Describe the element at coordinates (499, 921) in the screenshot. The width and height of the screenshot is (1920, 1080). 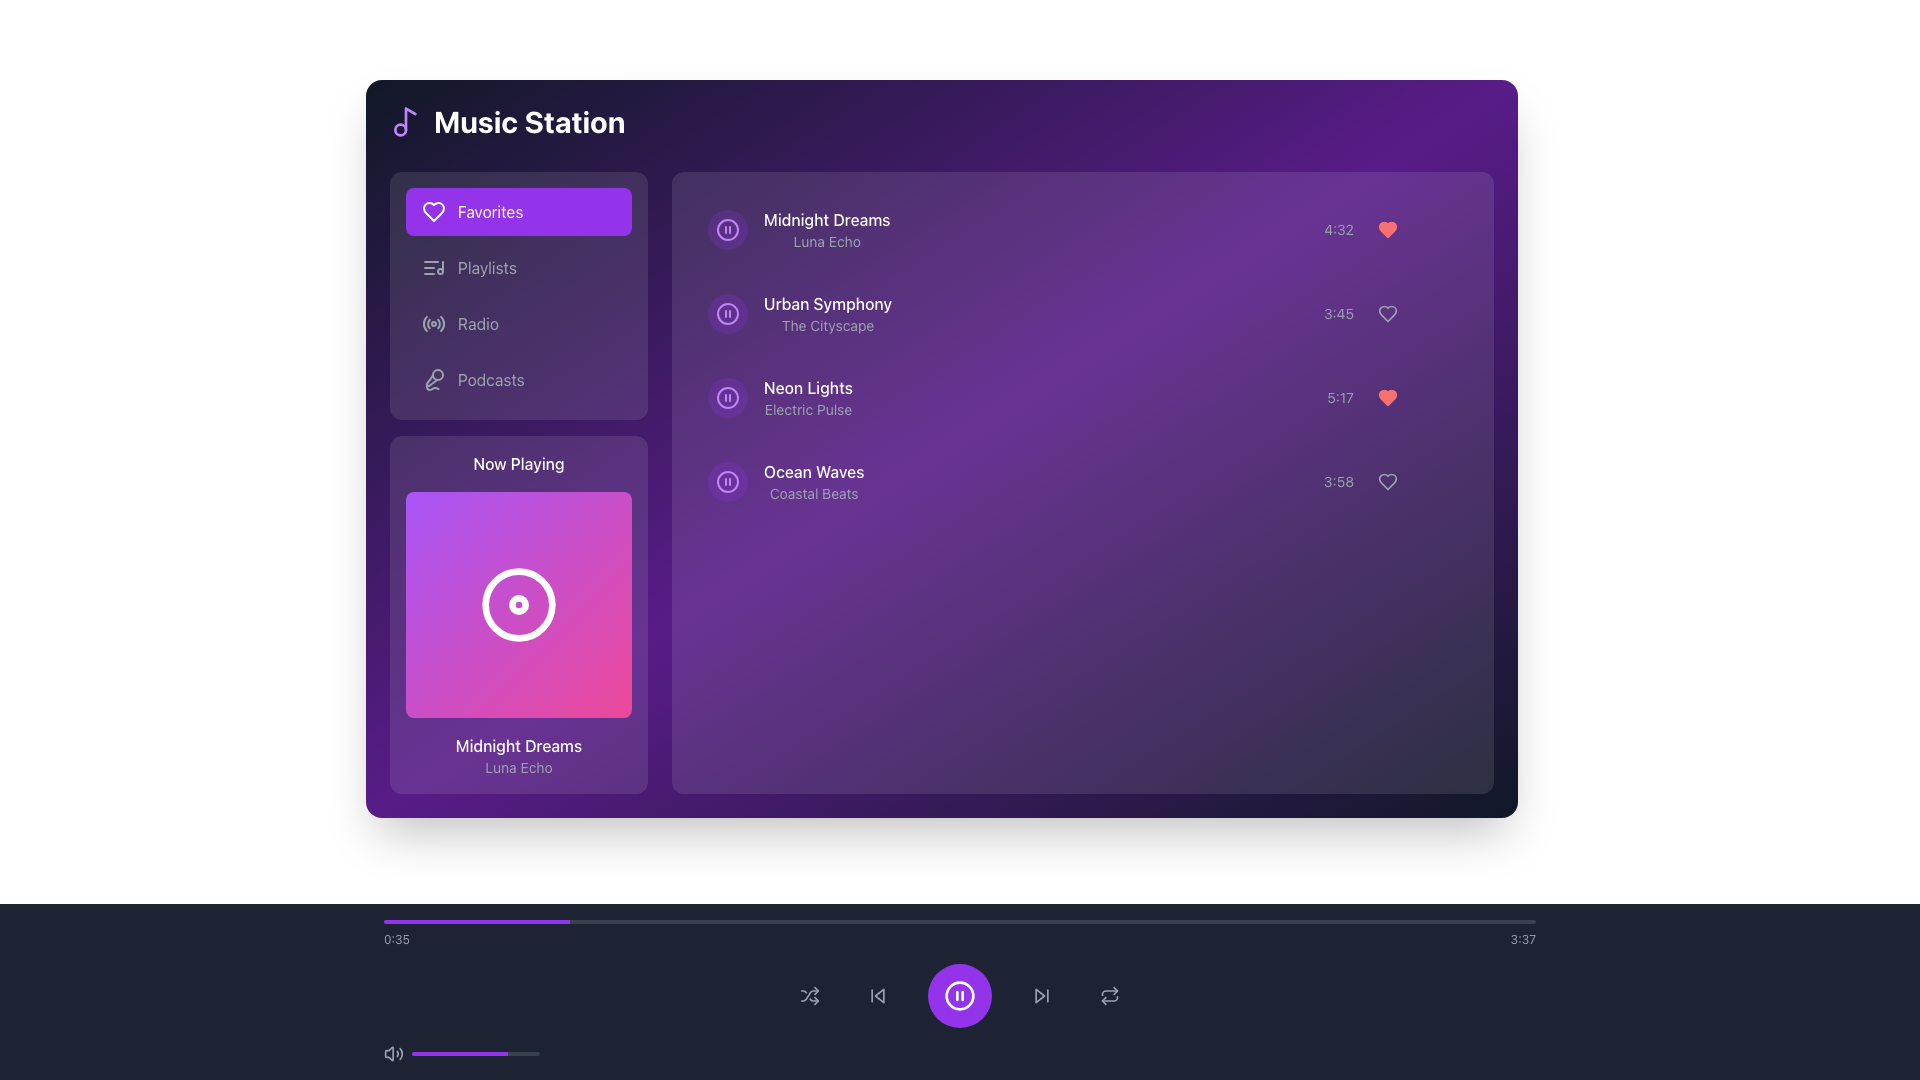
I see `playback progress` at that location.